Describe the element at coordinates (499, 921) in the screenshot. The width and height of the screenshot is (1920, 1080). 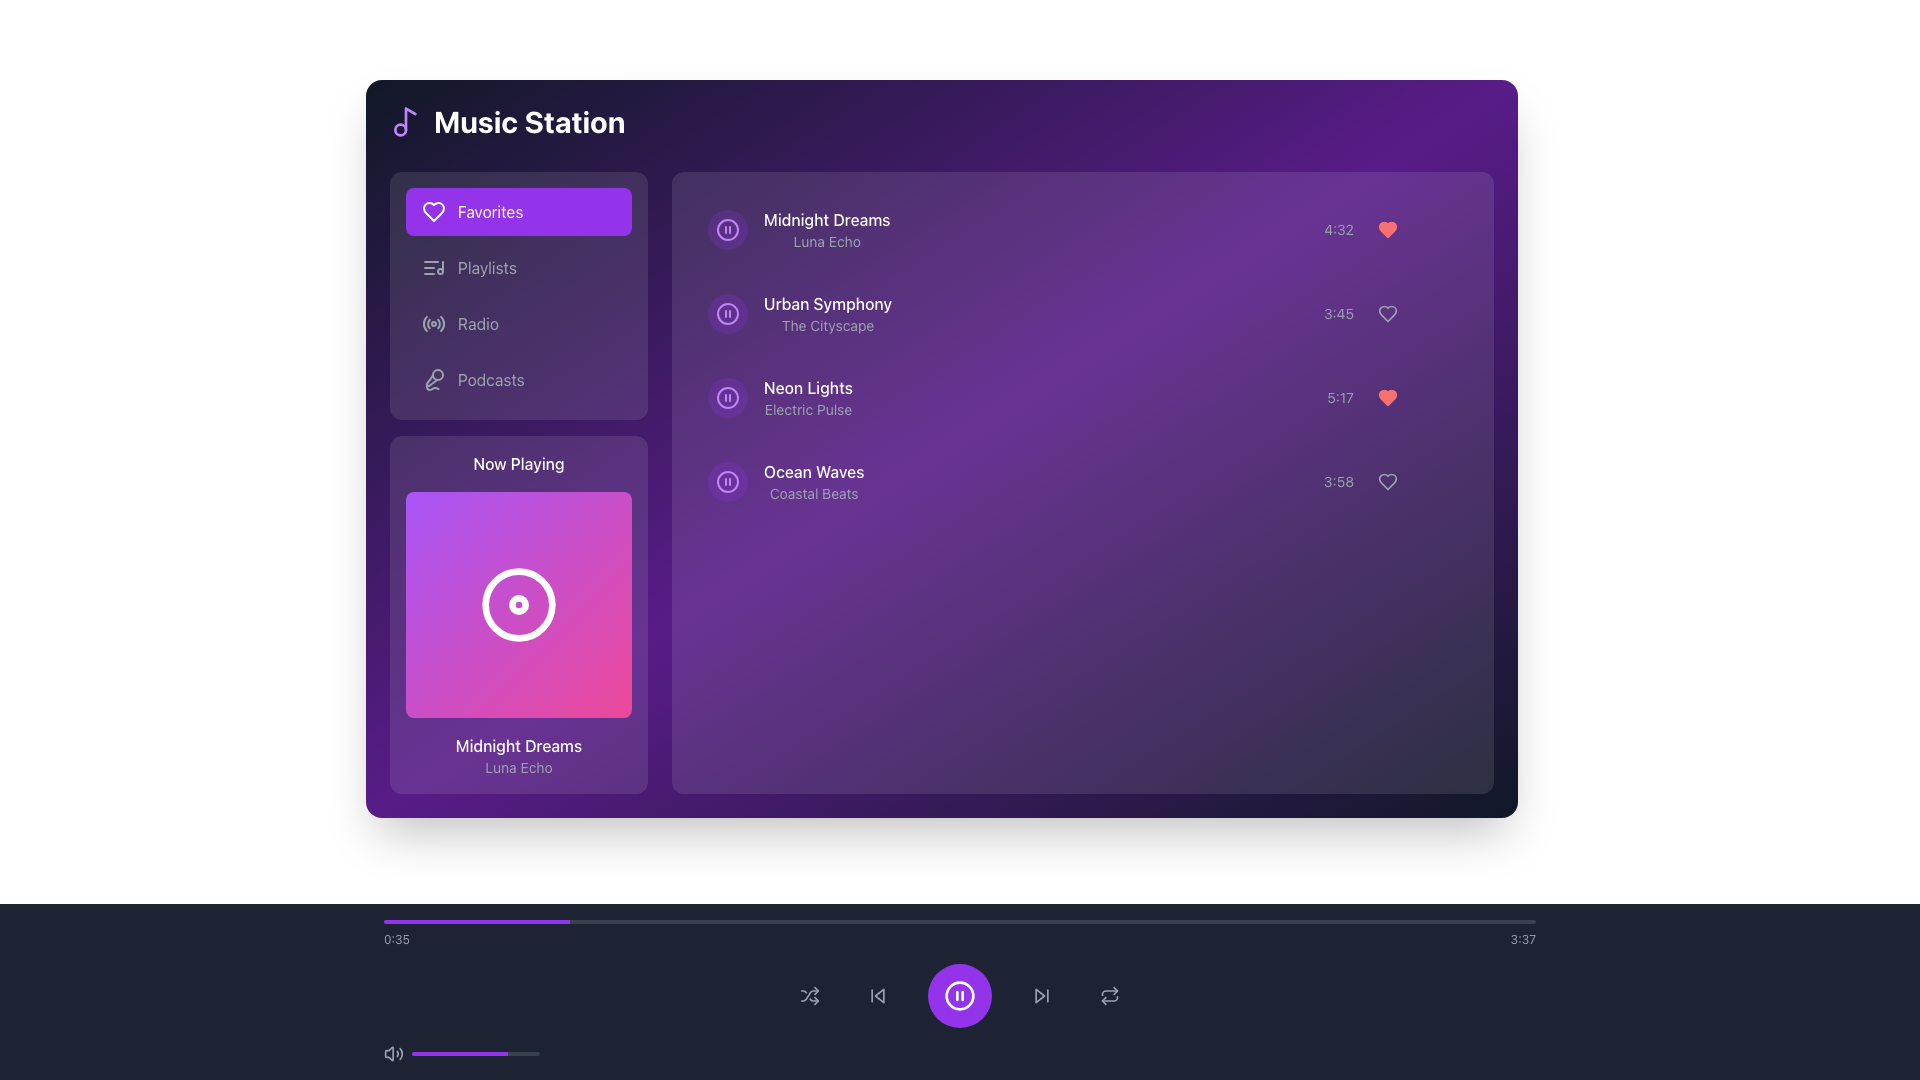
I see `playback progress` at that location.